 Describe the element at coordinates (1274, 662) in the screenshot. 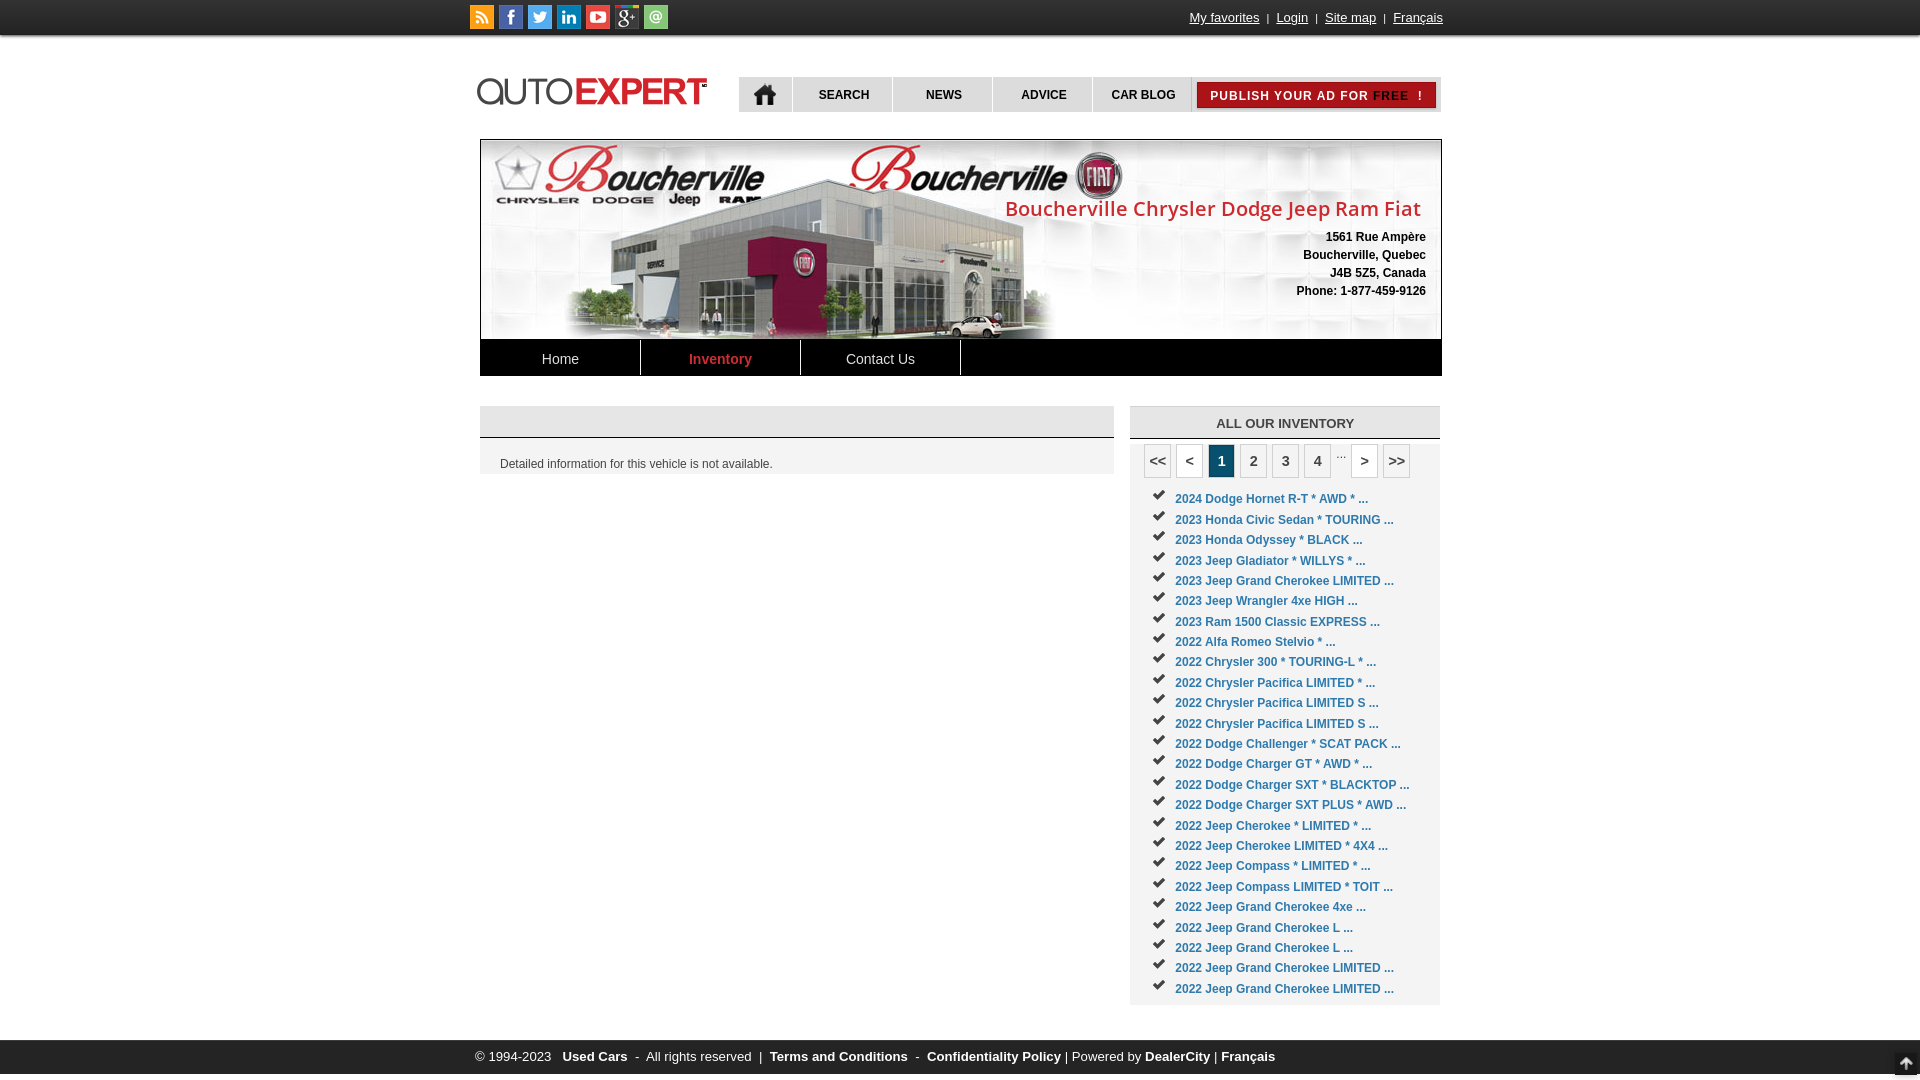

I see `'2022 Chrysler 300 * TOURING-L * ...'` at that location.